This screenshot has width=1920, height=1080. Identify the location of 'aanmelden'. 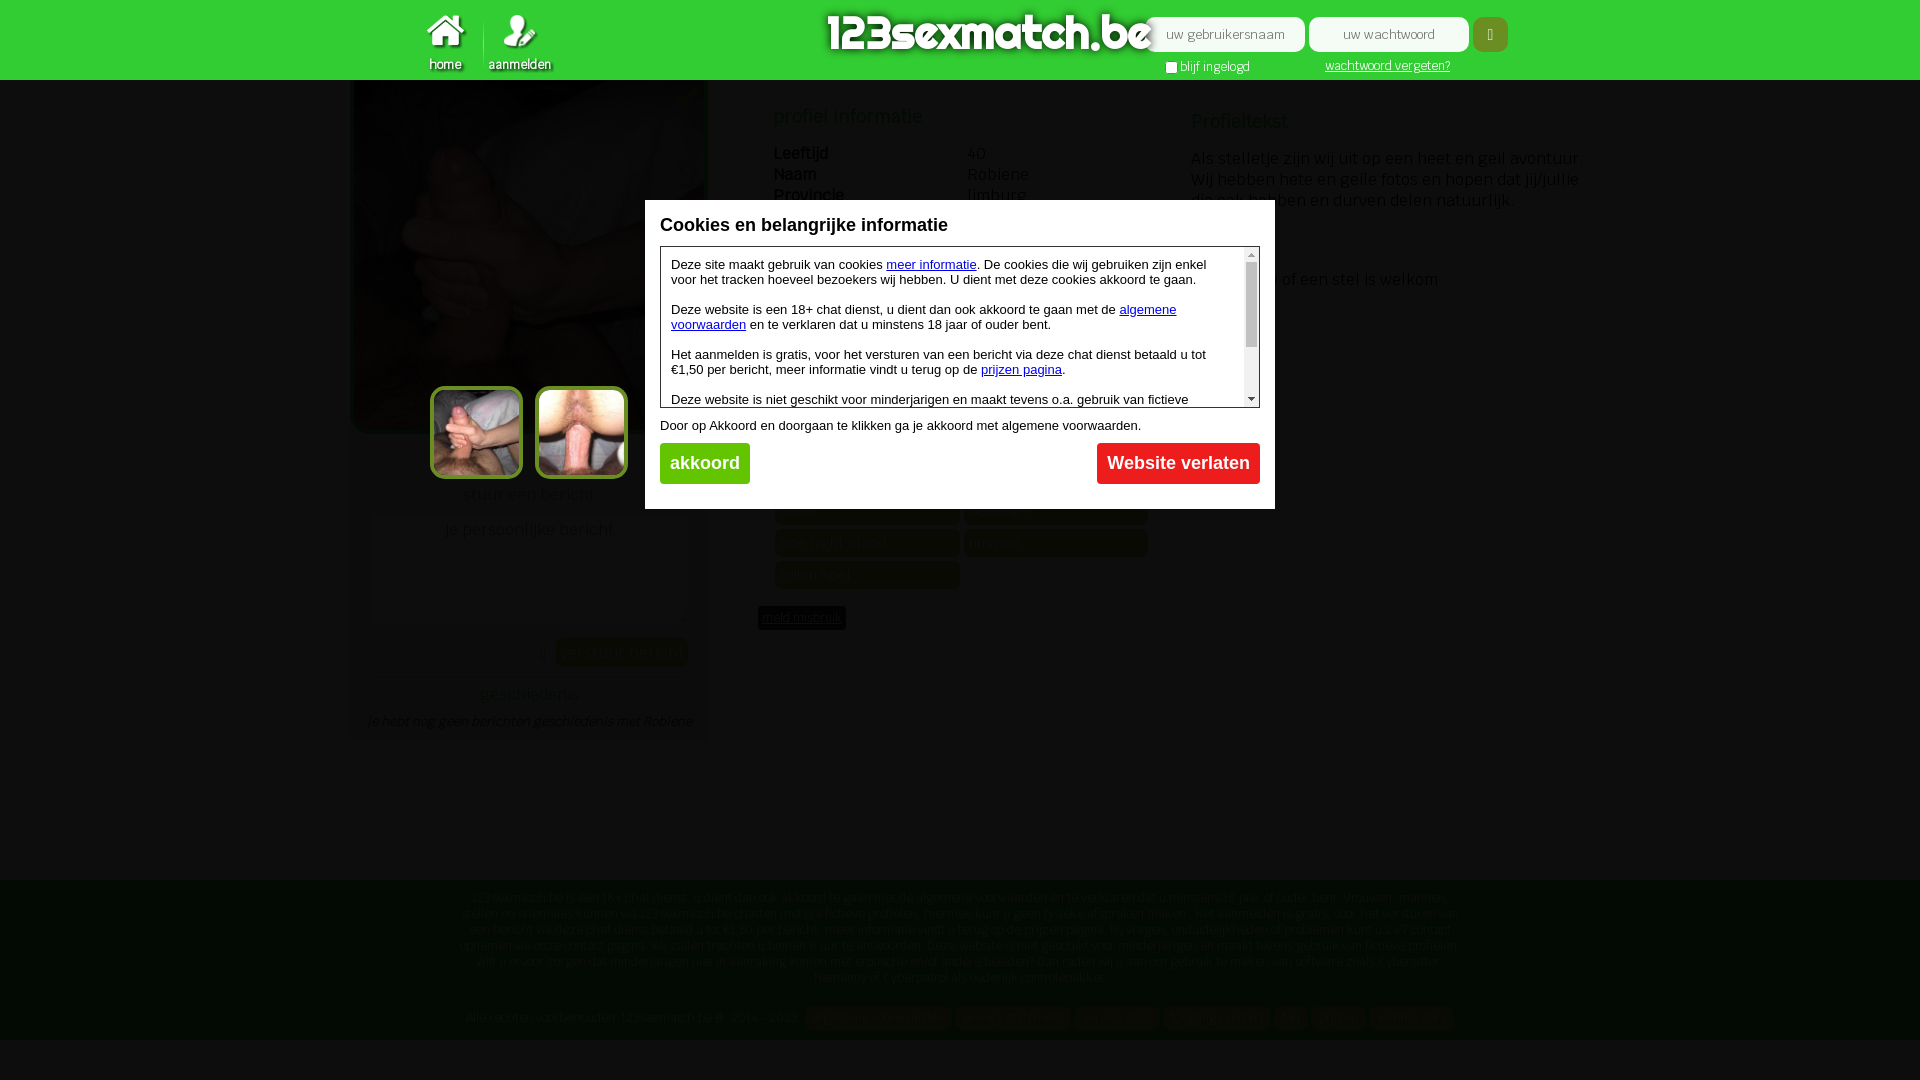
(484, 43).